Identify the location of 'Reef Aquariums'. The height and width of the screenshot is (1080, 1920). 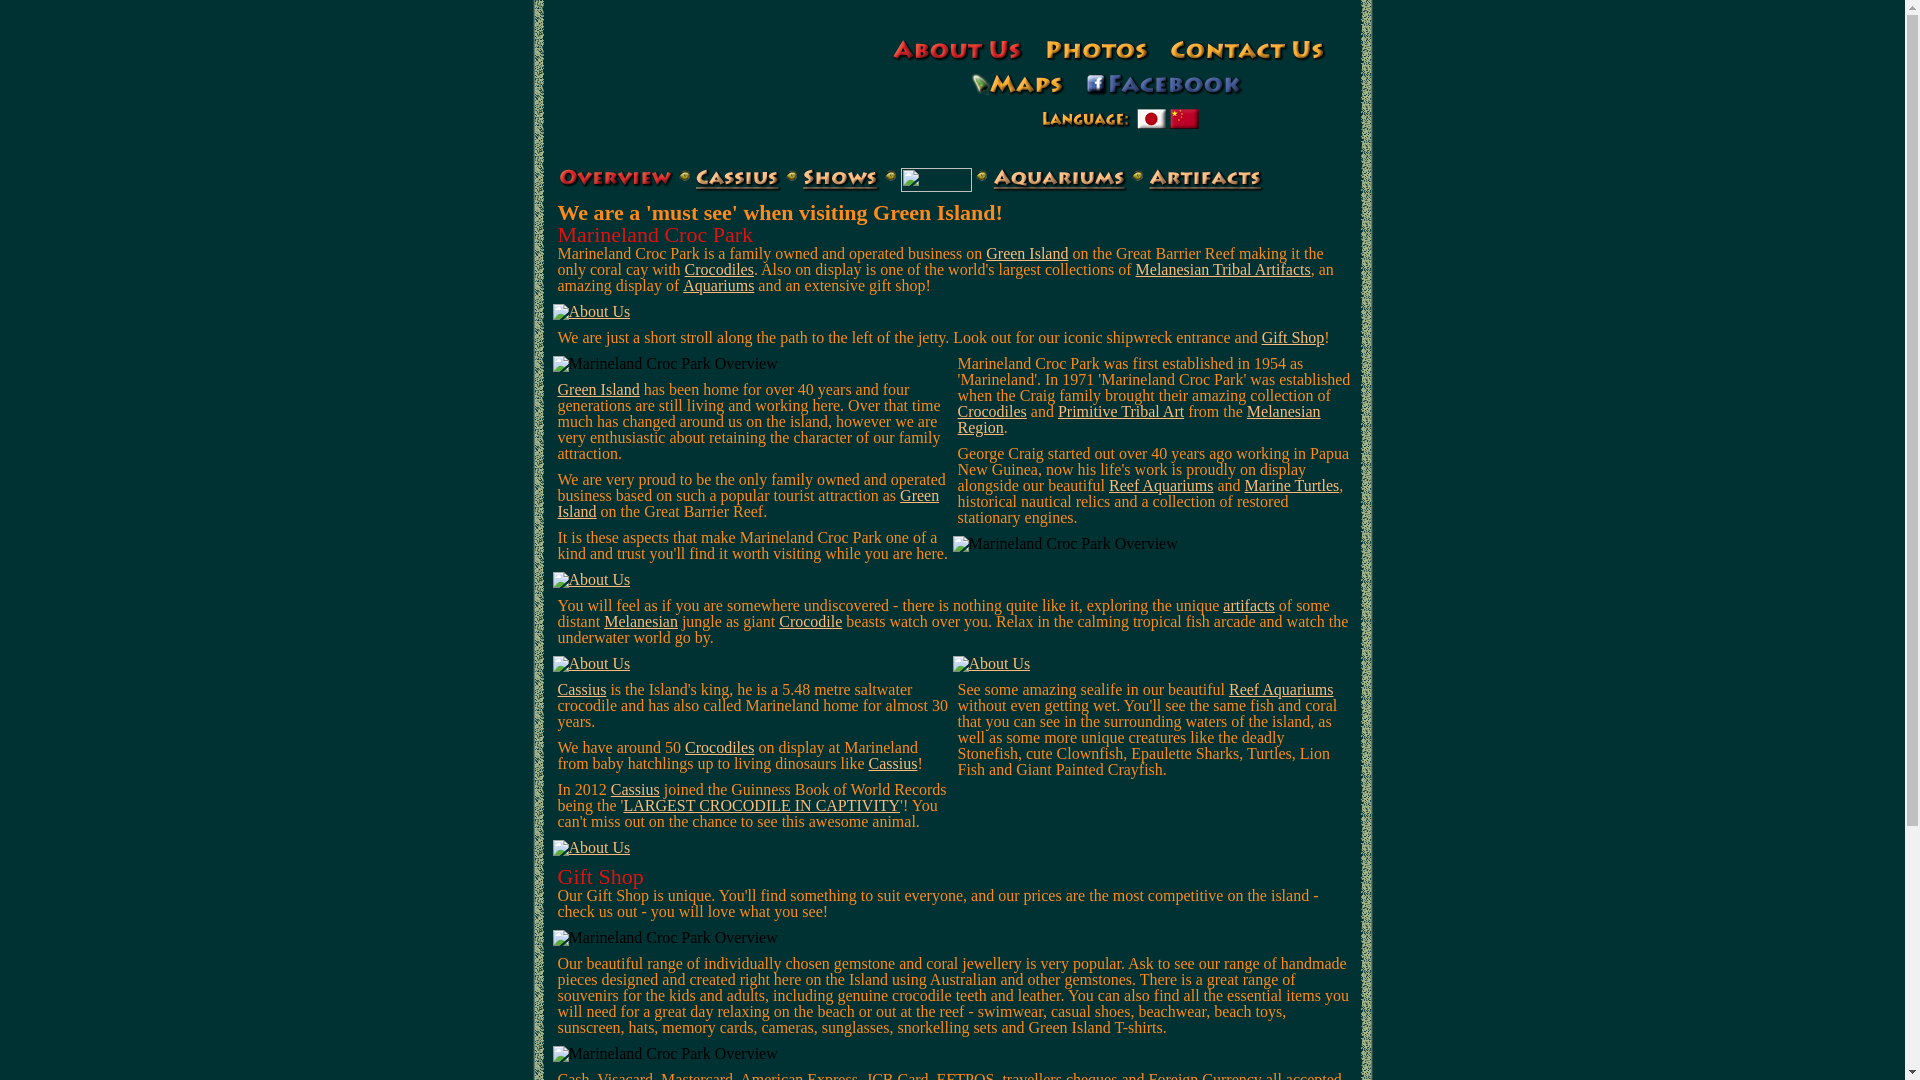
(1227, 688).